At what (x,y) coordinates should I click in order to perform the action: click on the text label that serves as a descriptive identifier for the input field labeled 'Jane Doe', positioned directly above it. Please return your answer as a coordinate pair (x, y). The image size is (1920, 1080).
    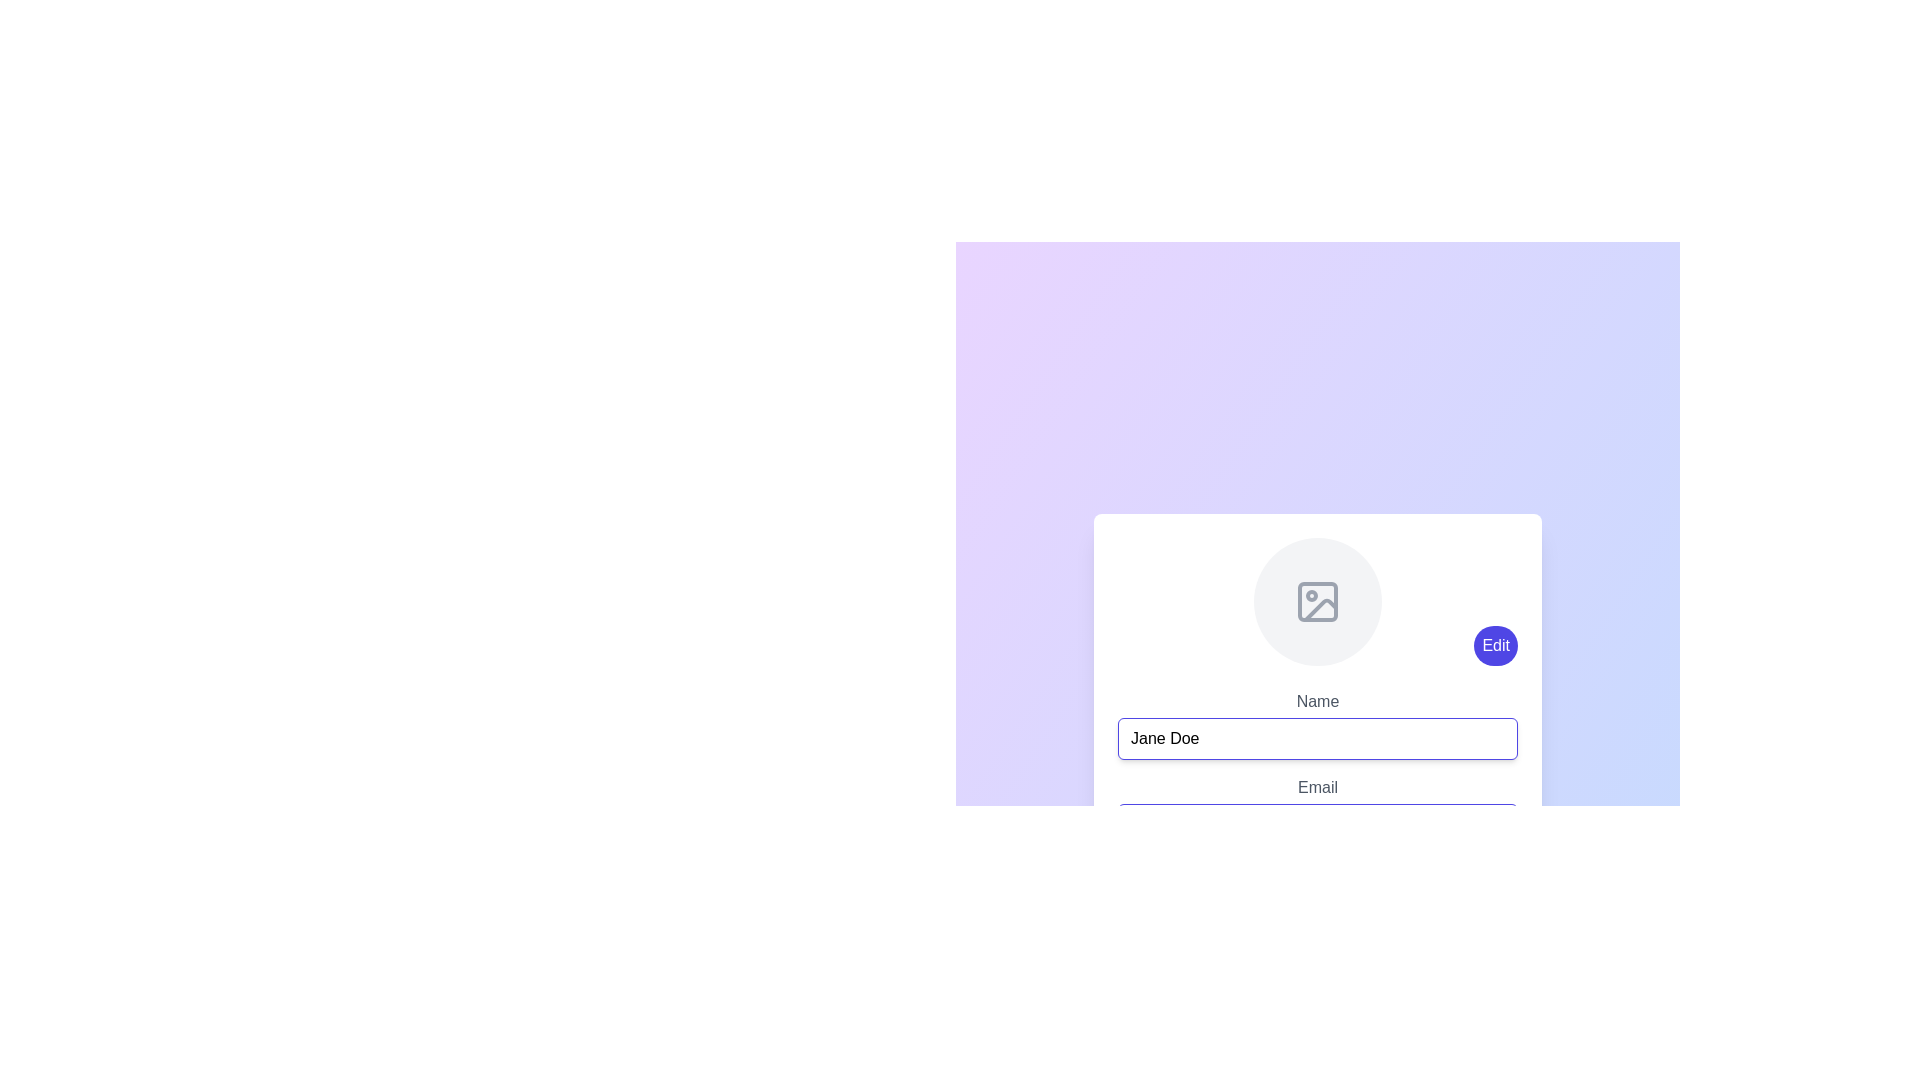
    Looking at the image, I should click on (1318, 700).